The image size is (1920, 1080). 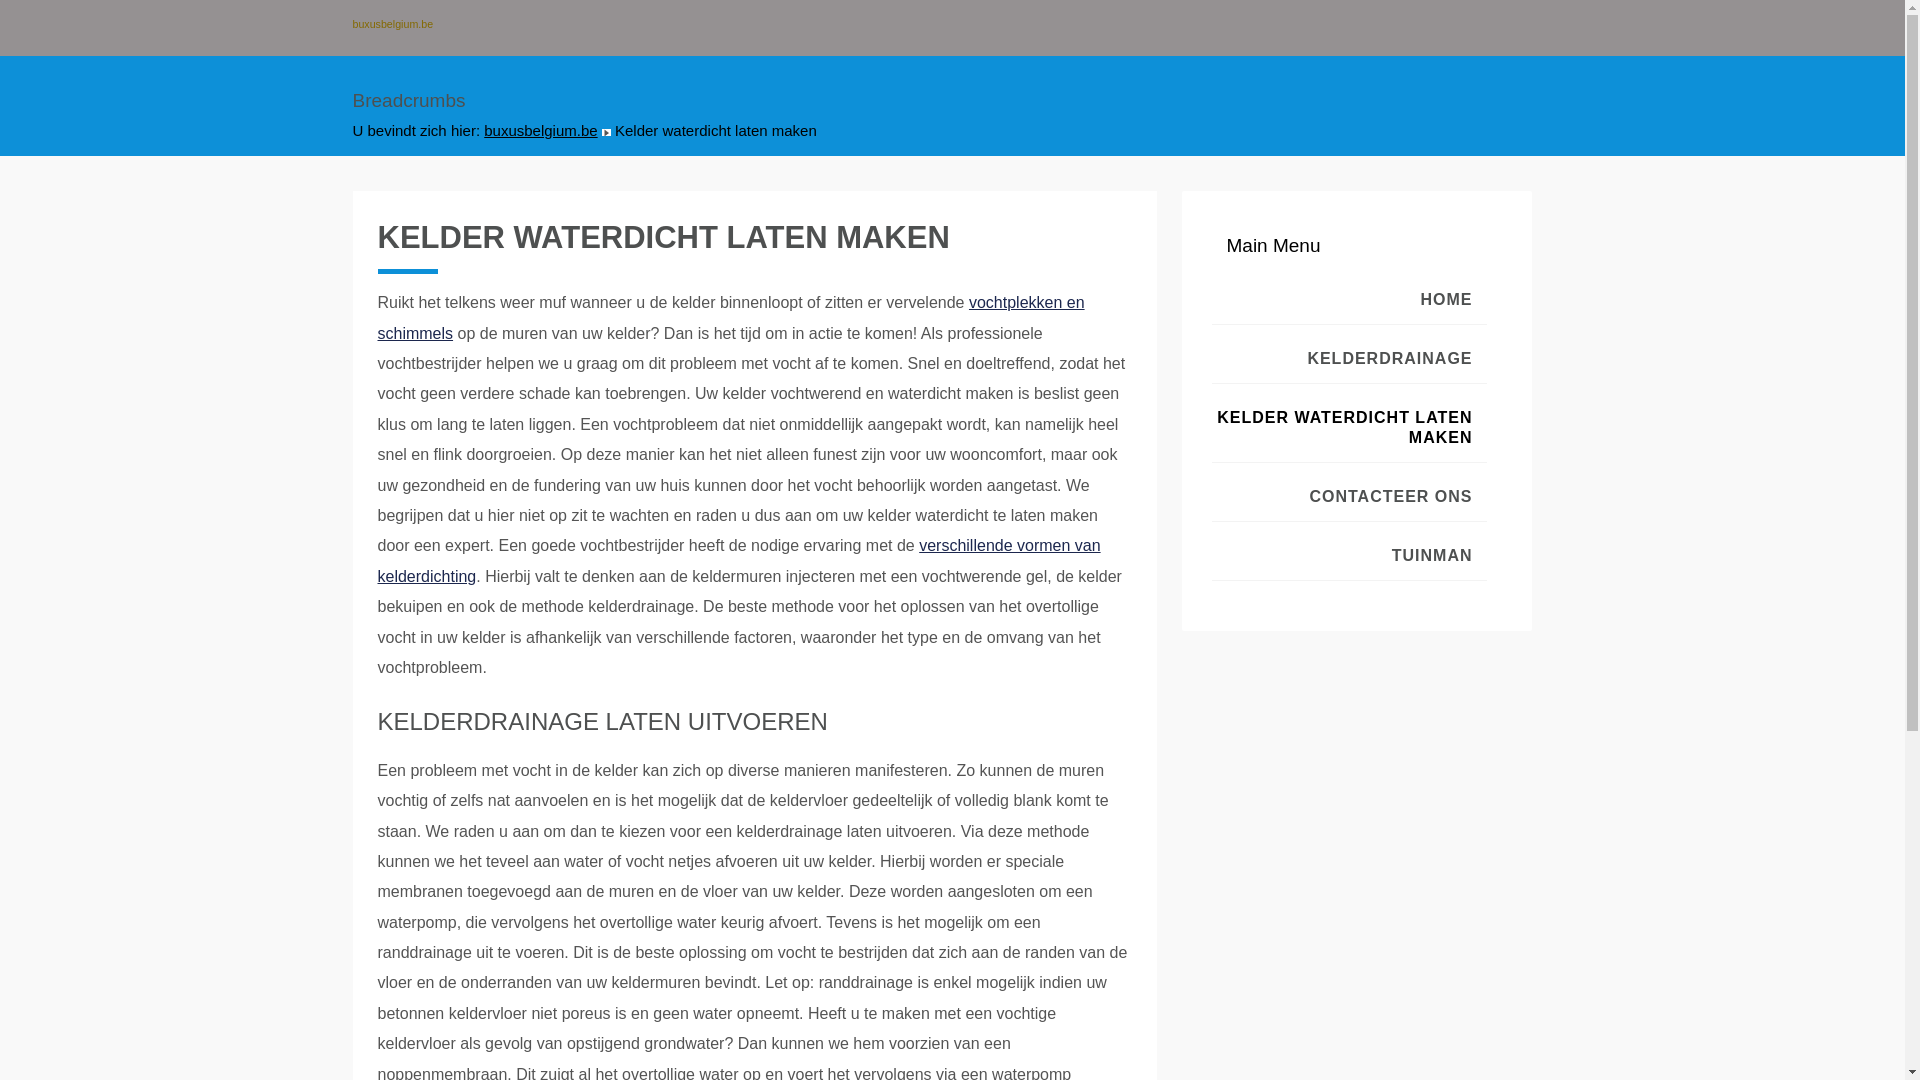 I want to click on 'HOME', so click(x=1349, y=300).